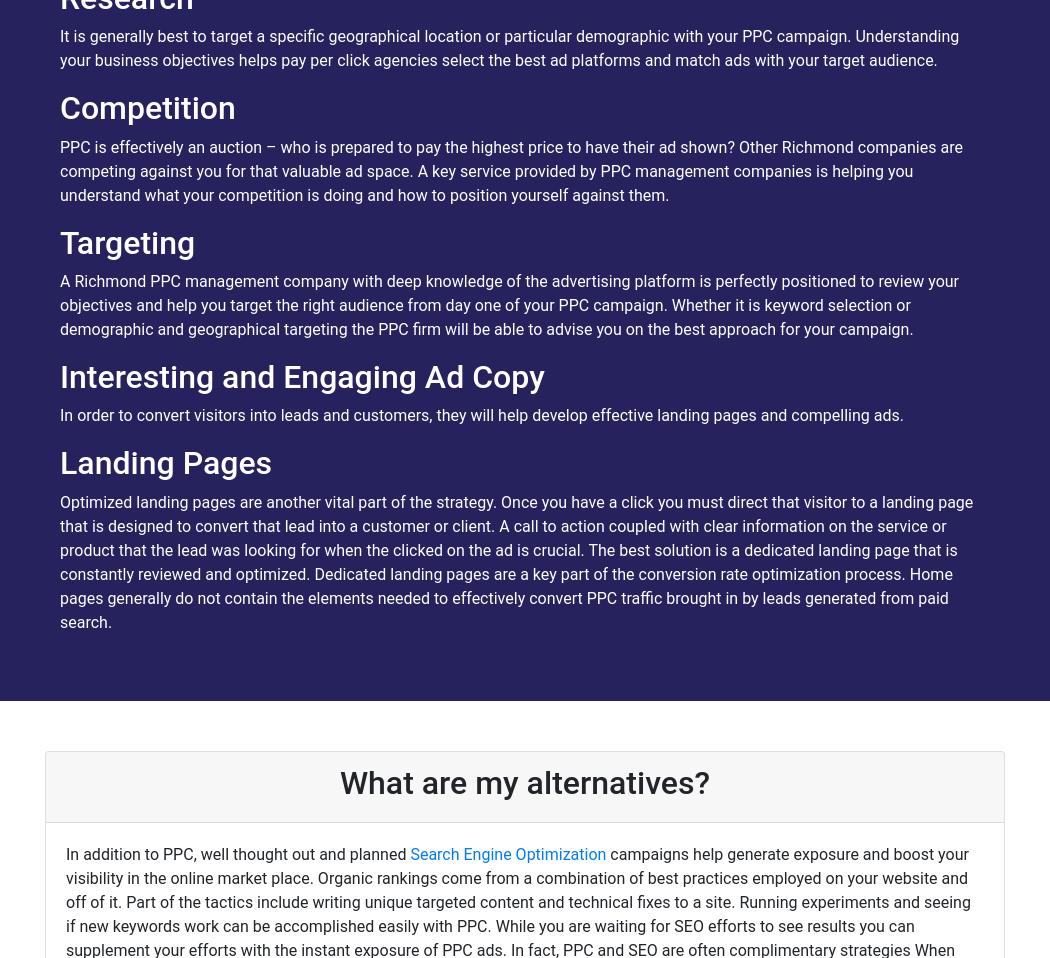 The image size is (1050, 958). Describe the element at coordinates (146, 107) in the screenshot. I see `'Competition'` at that location.